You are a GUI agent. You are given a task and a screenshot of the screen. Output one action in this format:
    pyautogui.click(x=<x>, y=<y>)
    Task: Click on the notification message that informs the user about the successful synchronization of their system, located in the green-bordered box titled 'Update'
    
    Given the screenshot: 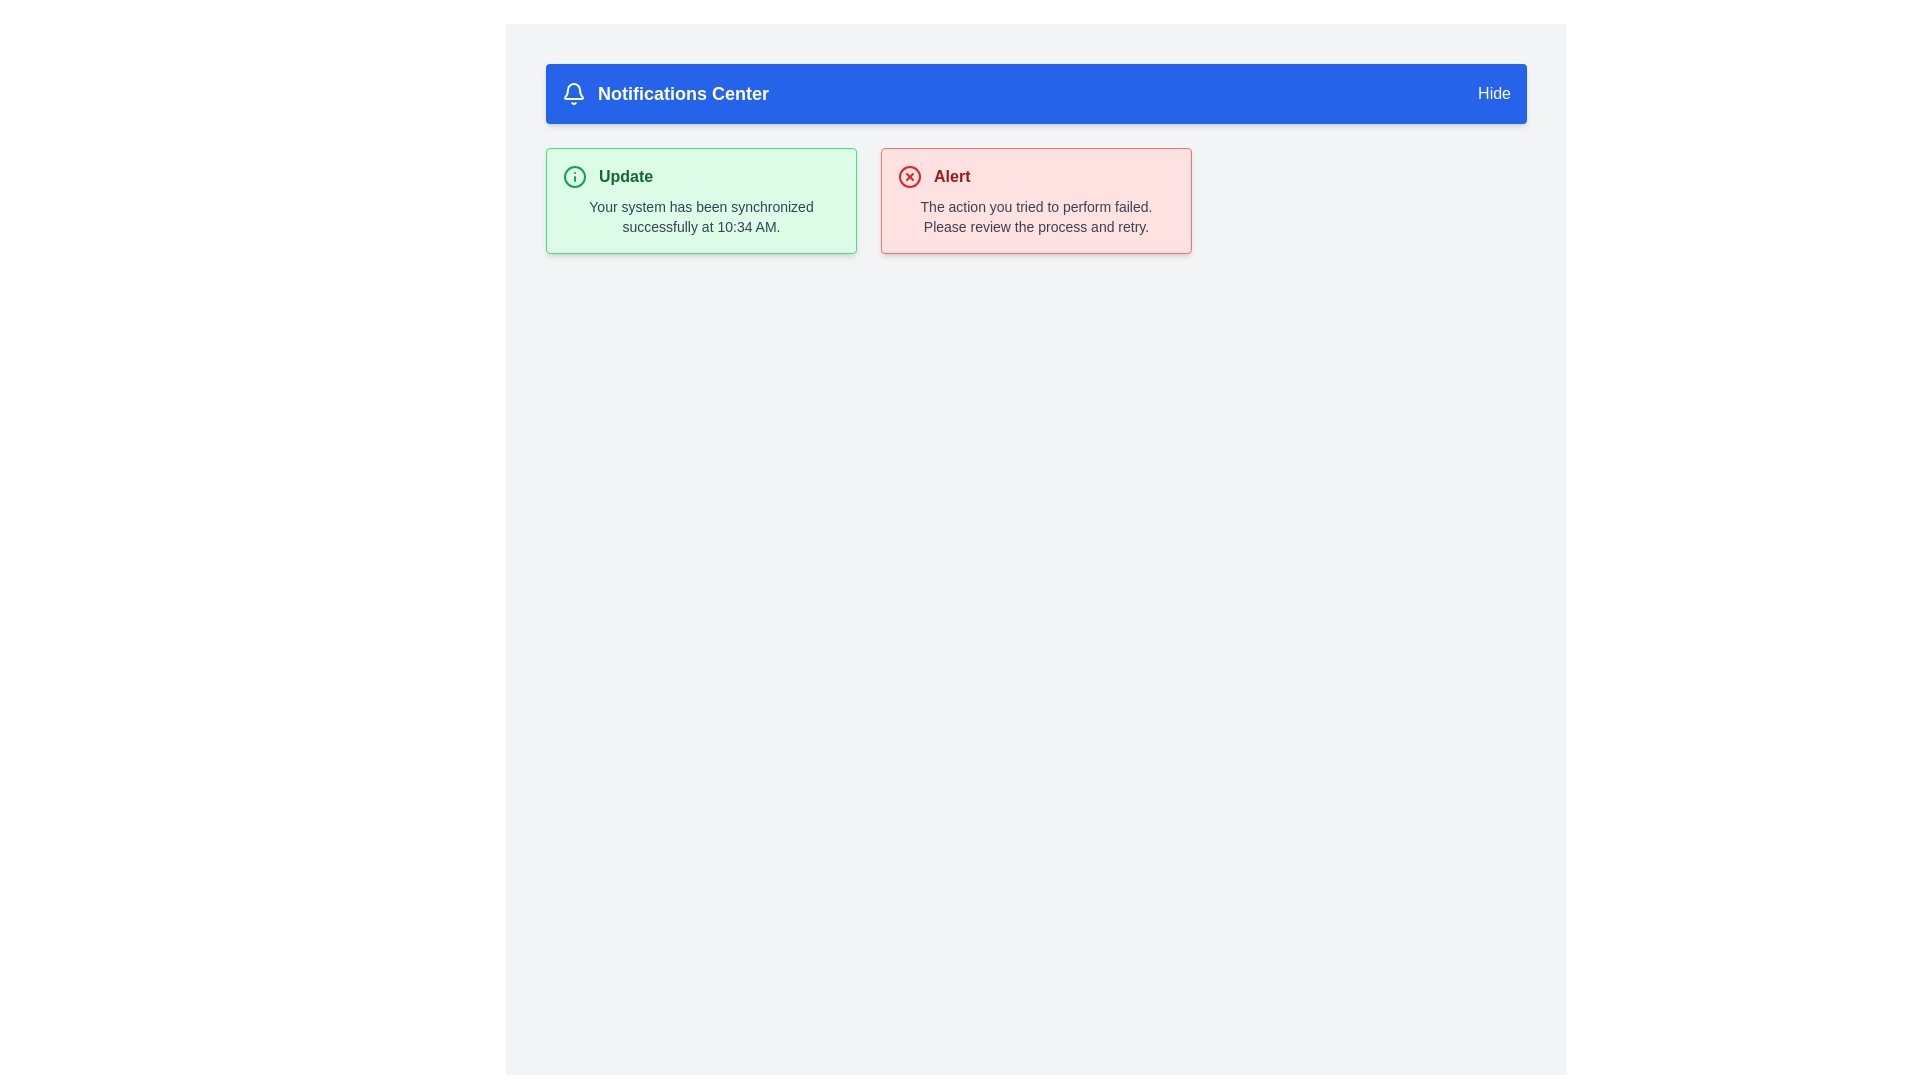 What is the action you would take?
    pyautogui.click(x=701, y=216)
    